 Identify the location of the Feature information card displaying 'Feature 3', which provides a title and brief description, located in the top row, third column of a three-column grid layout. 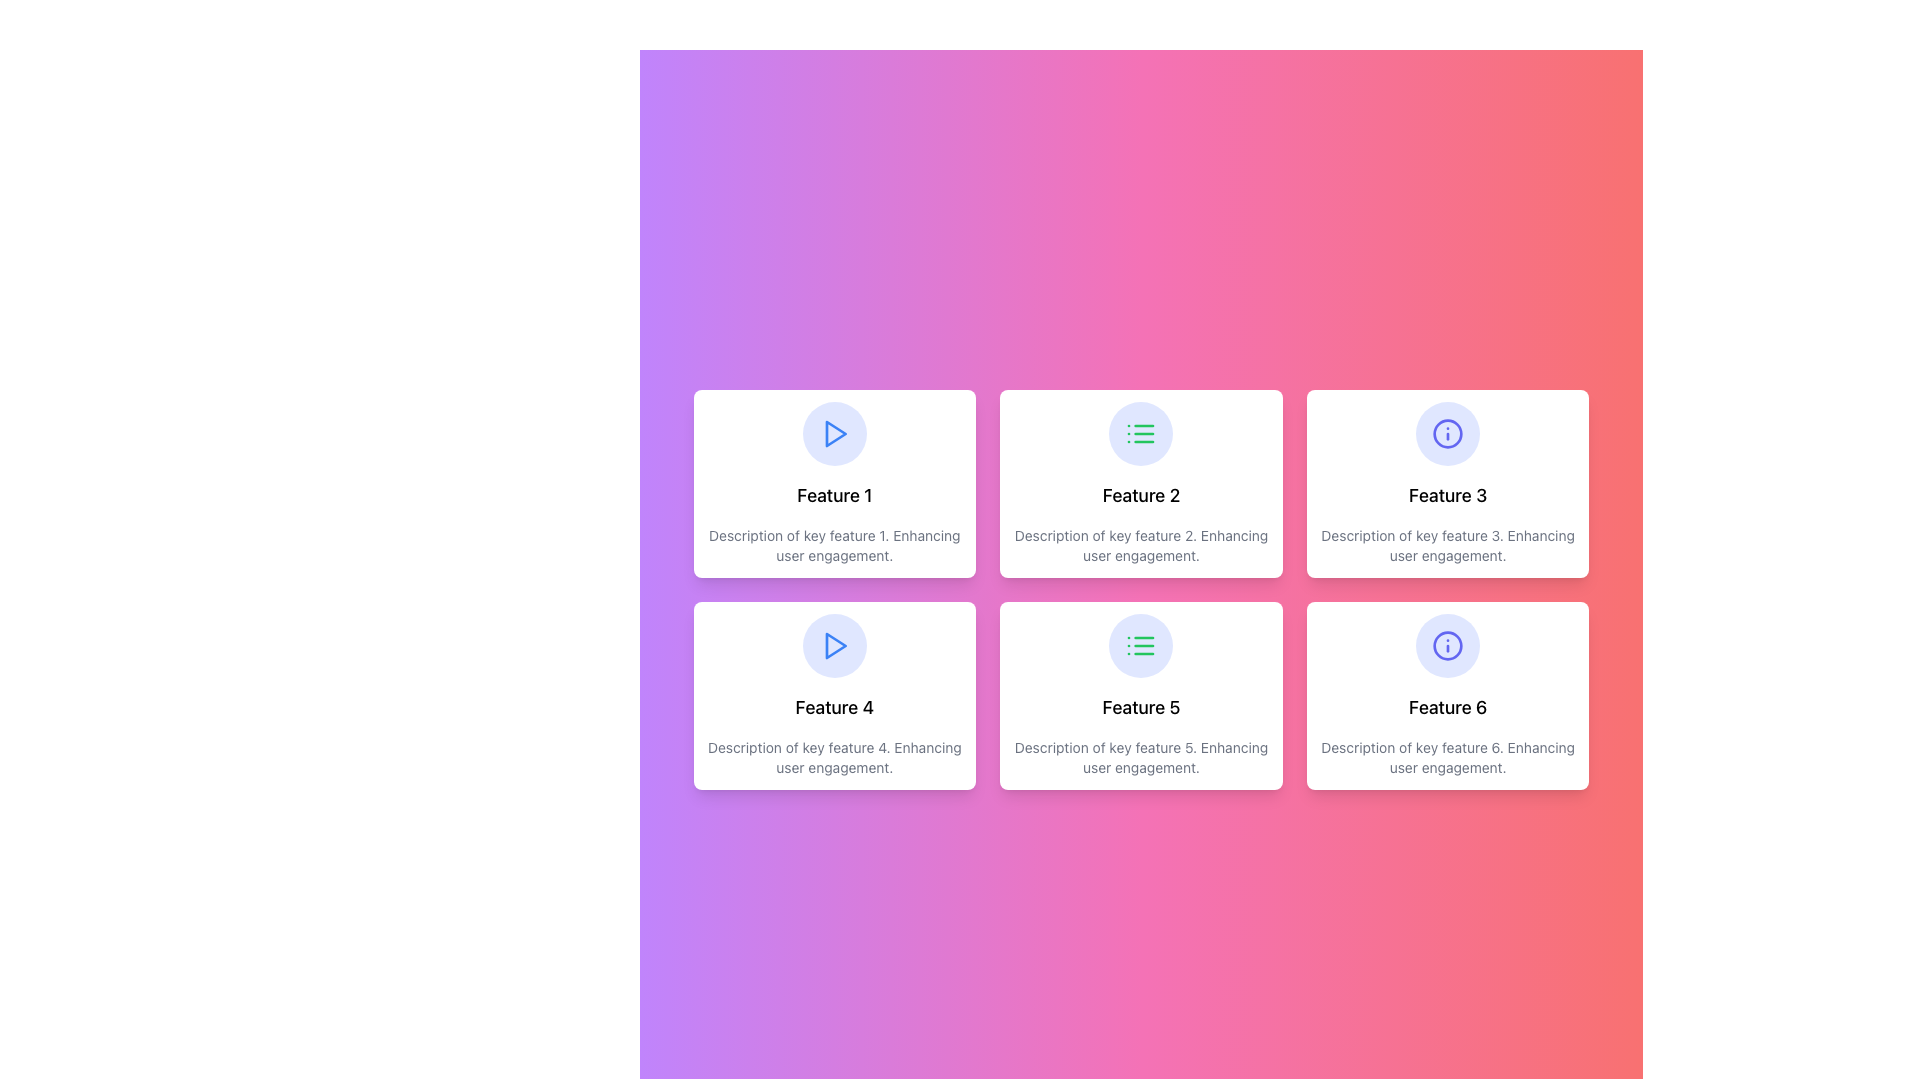
(1448, 483).